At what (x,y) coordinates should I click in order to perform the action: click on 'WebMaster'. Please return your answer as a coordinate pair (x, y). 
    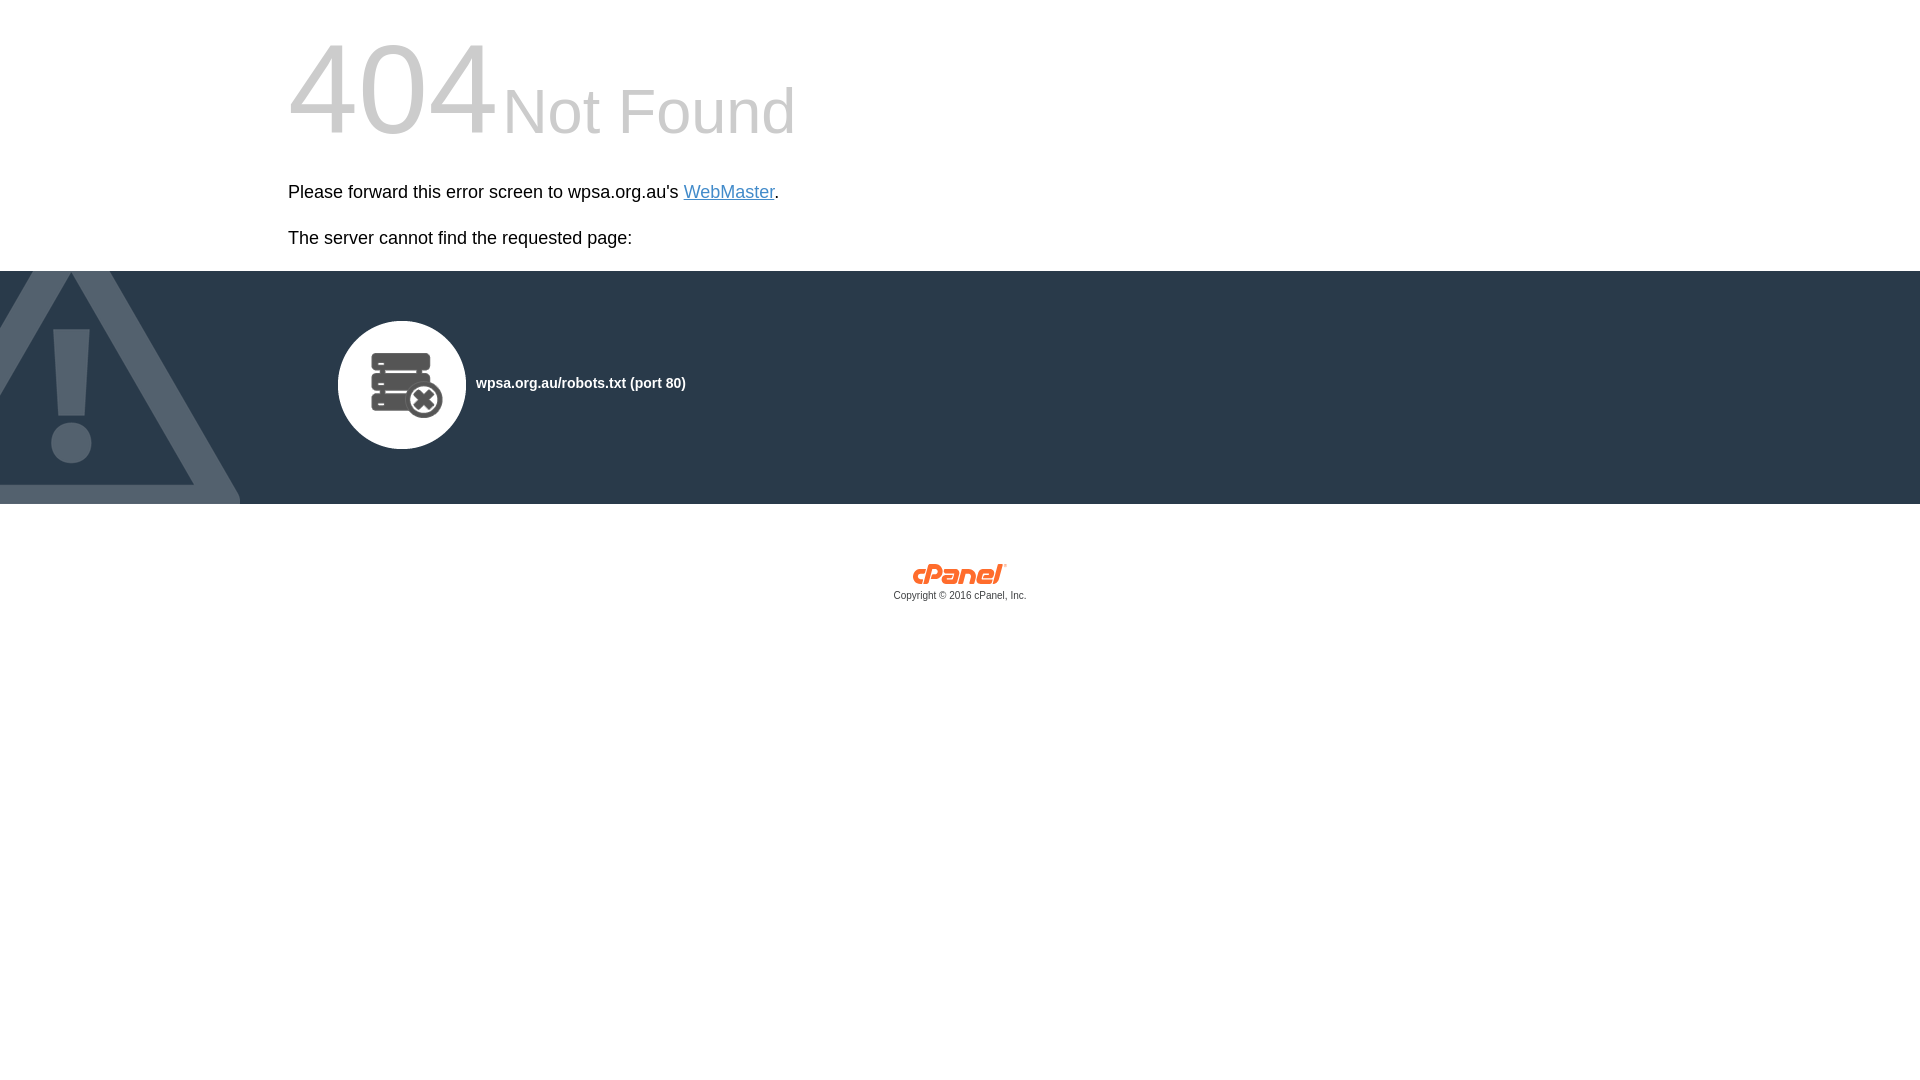
    Looking at the image, I should click on (728, 192).